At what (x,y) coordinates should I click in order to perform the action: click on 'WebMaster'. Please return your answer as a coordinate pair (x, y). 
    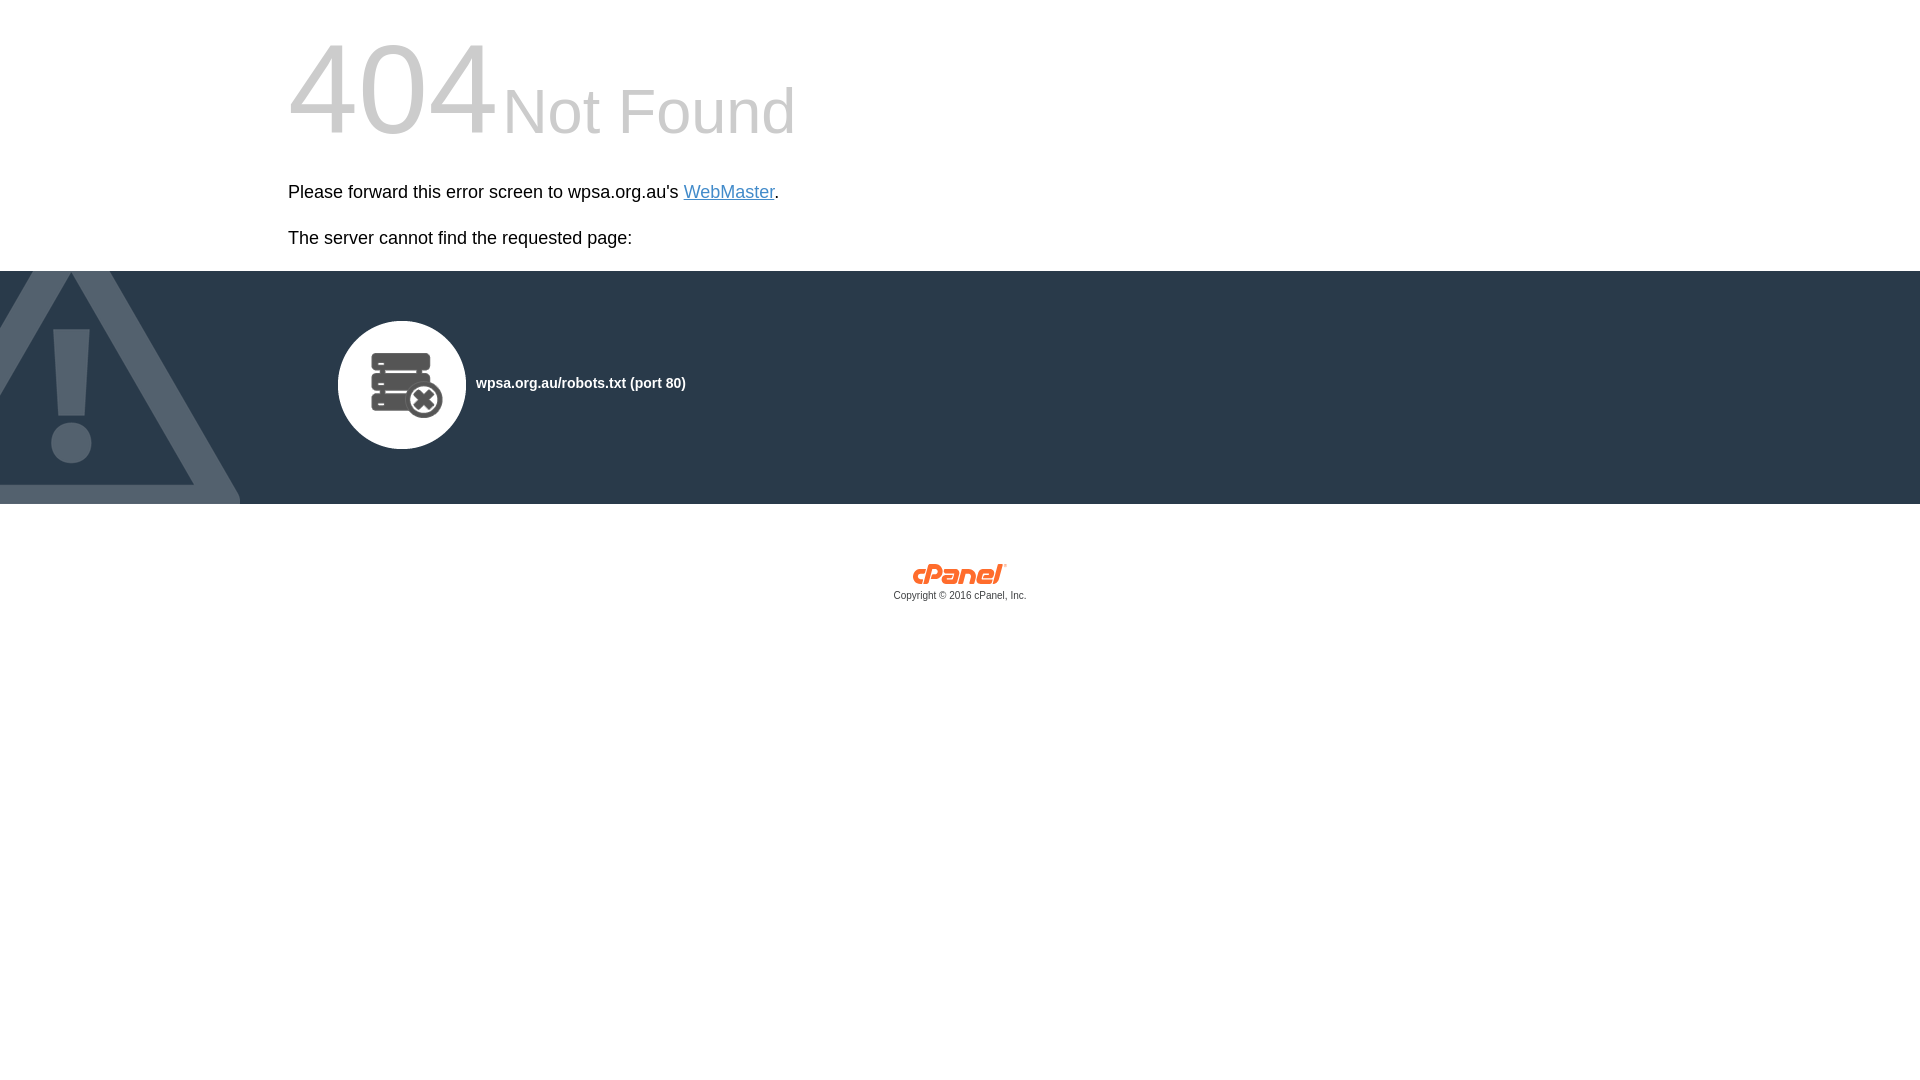
    Looking at the image, I should click on (728, 192).